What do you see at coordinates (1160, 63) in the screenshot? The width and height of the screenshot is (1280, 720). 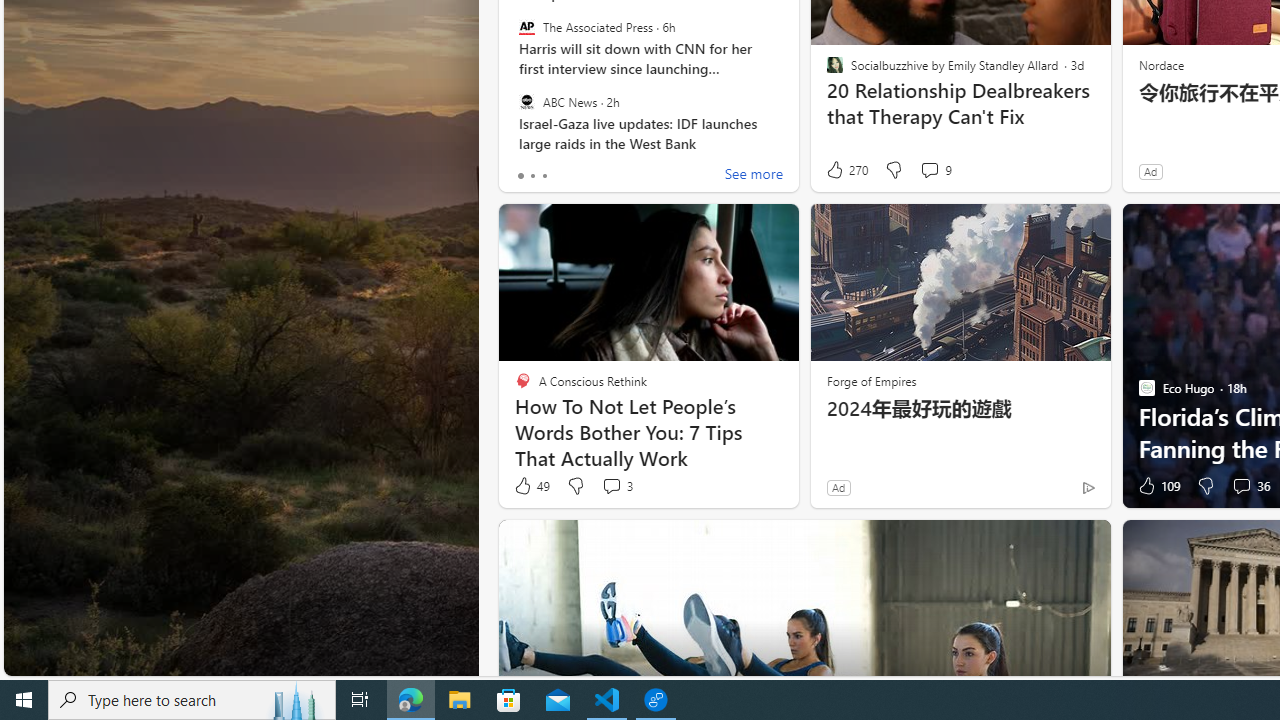 I see `'Nordace'` at bounding box center [1160, 63].